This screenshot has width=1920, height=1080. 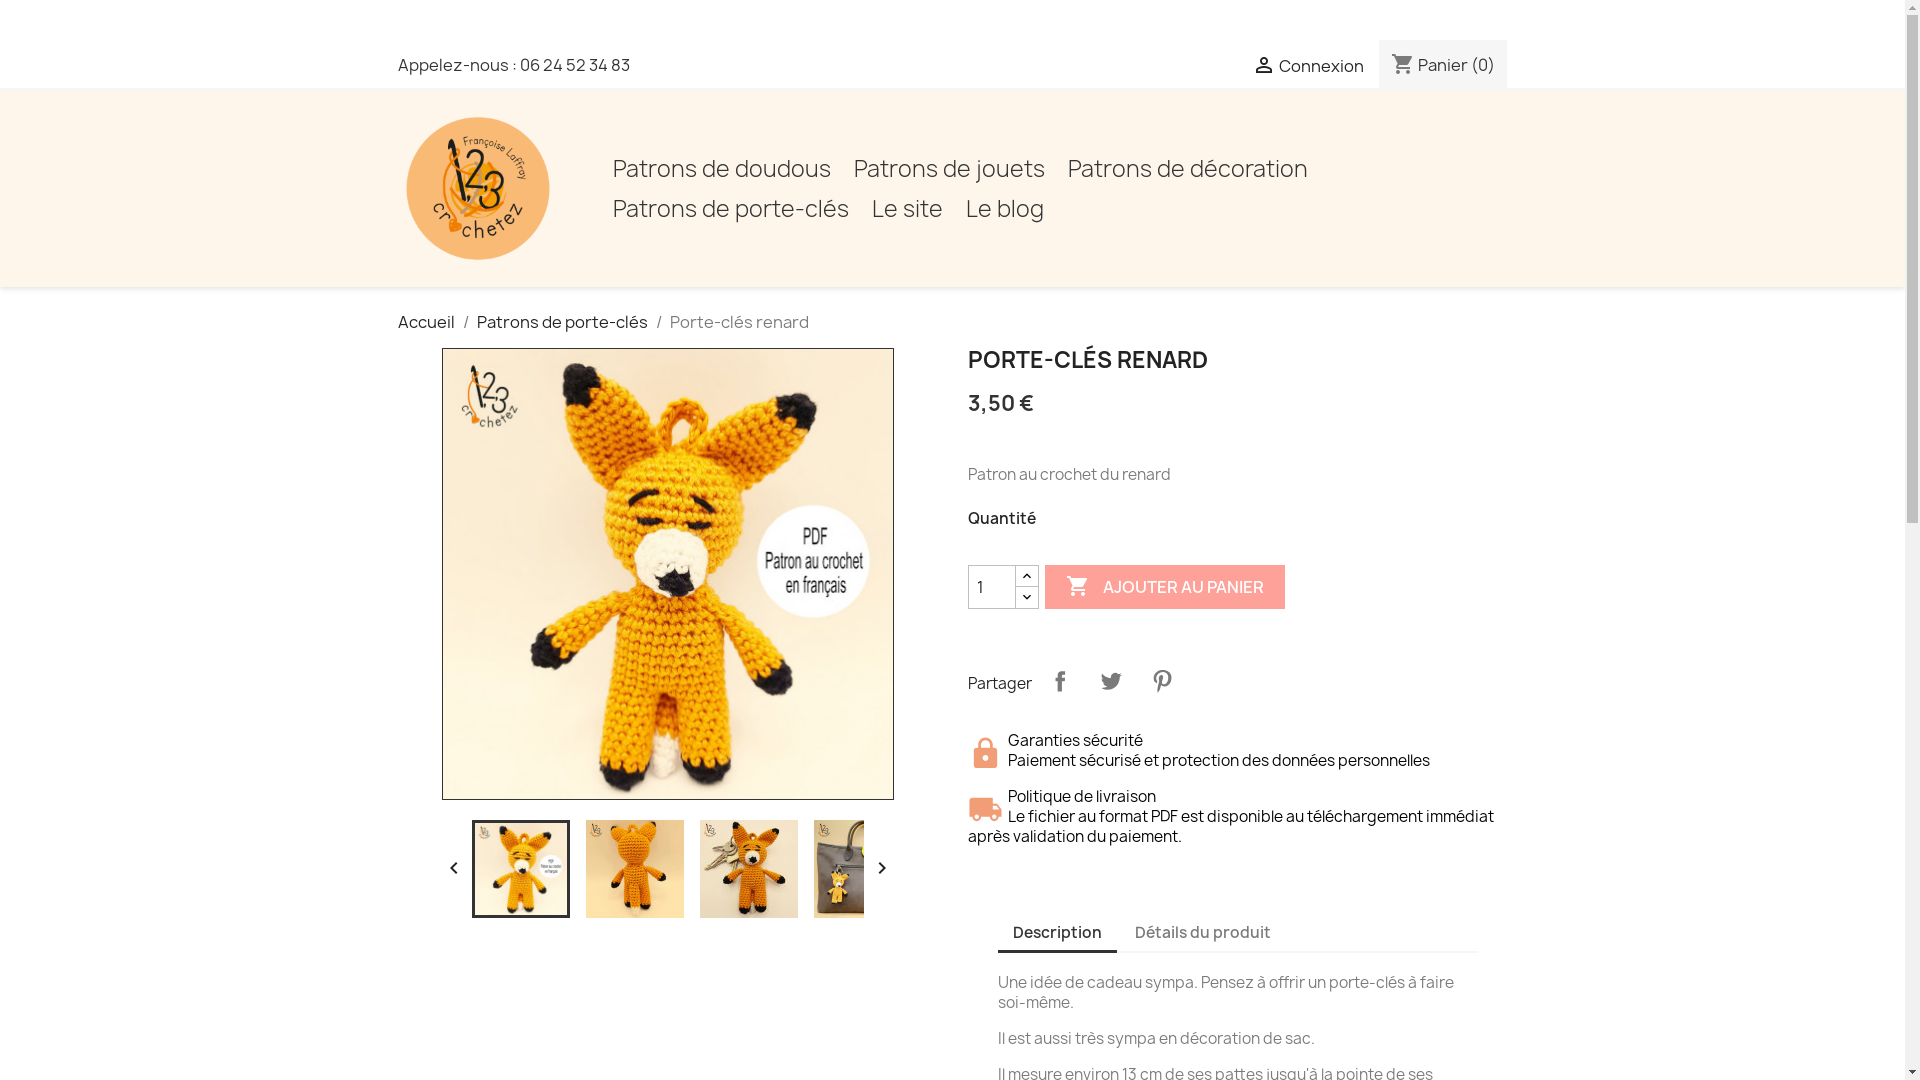 I want to click on 'Patrons de jouets', so click(x=948, y=168).